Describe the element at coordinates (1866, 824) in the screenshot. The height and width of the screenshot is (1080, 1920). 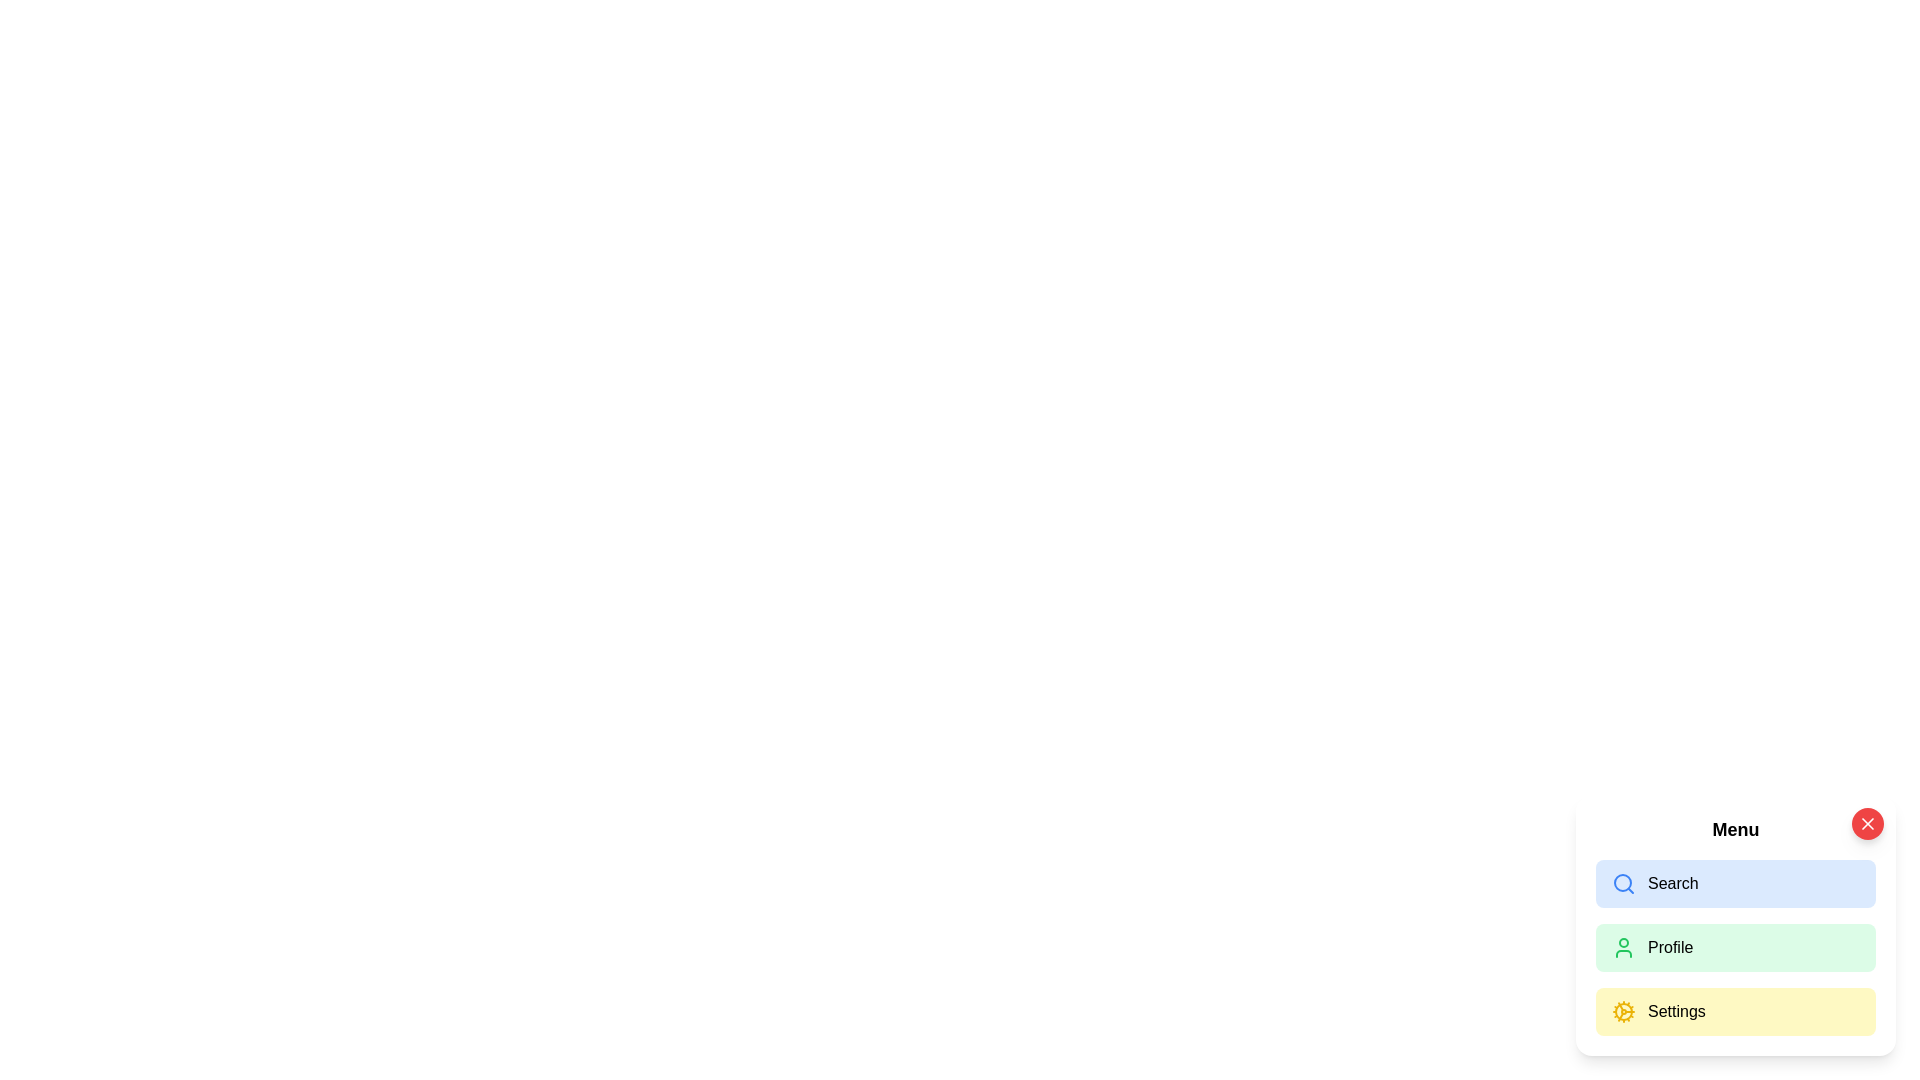
I see `the diagonal cross icon within the red circular button at the top-right corner of the menu panel` at that location.